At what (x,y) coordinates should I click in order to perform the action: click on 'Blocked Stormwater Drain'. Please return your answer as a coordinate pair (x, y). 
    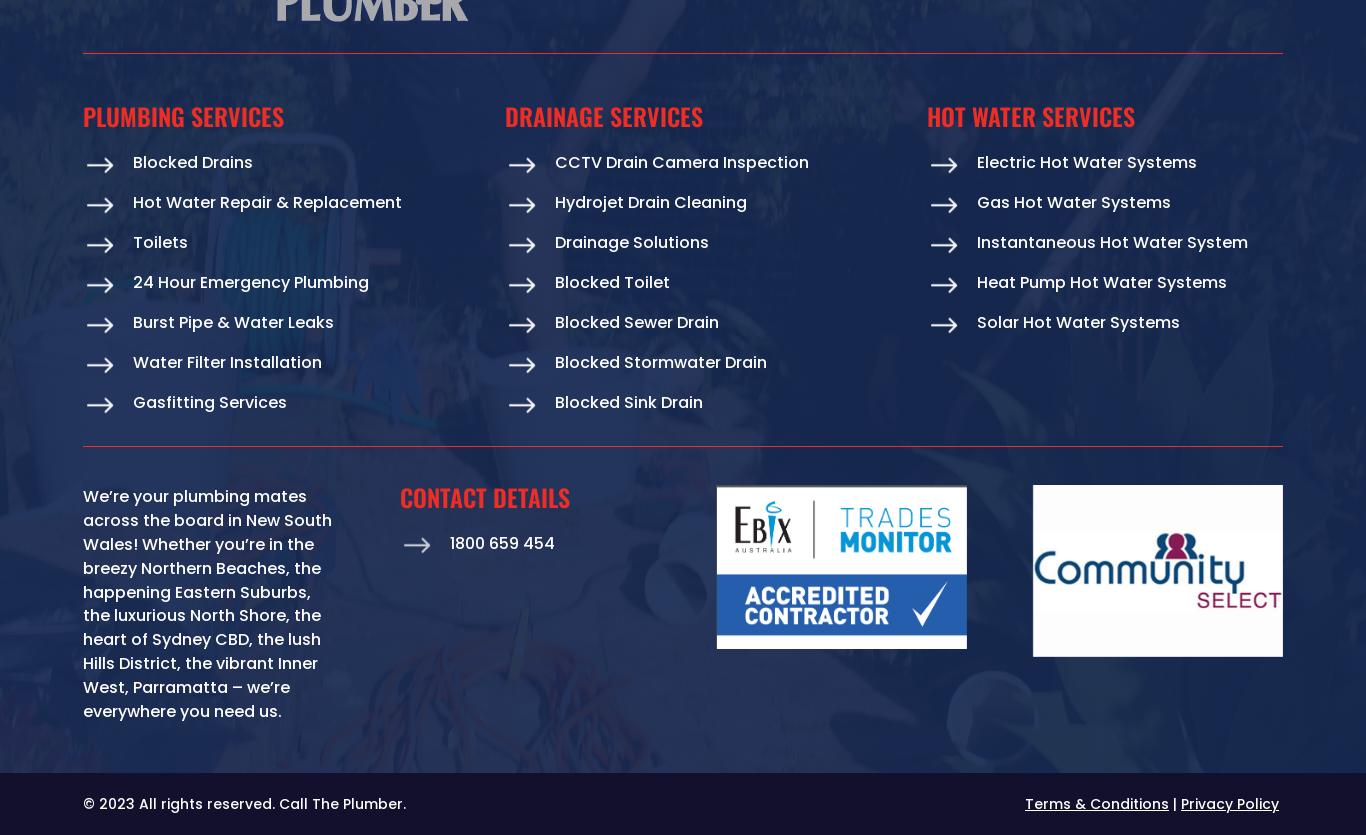
    Looking at the image, I should click on (660, 362).